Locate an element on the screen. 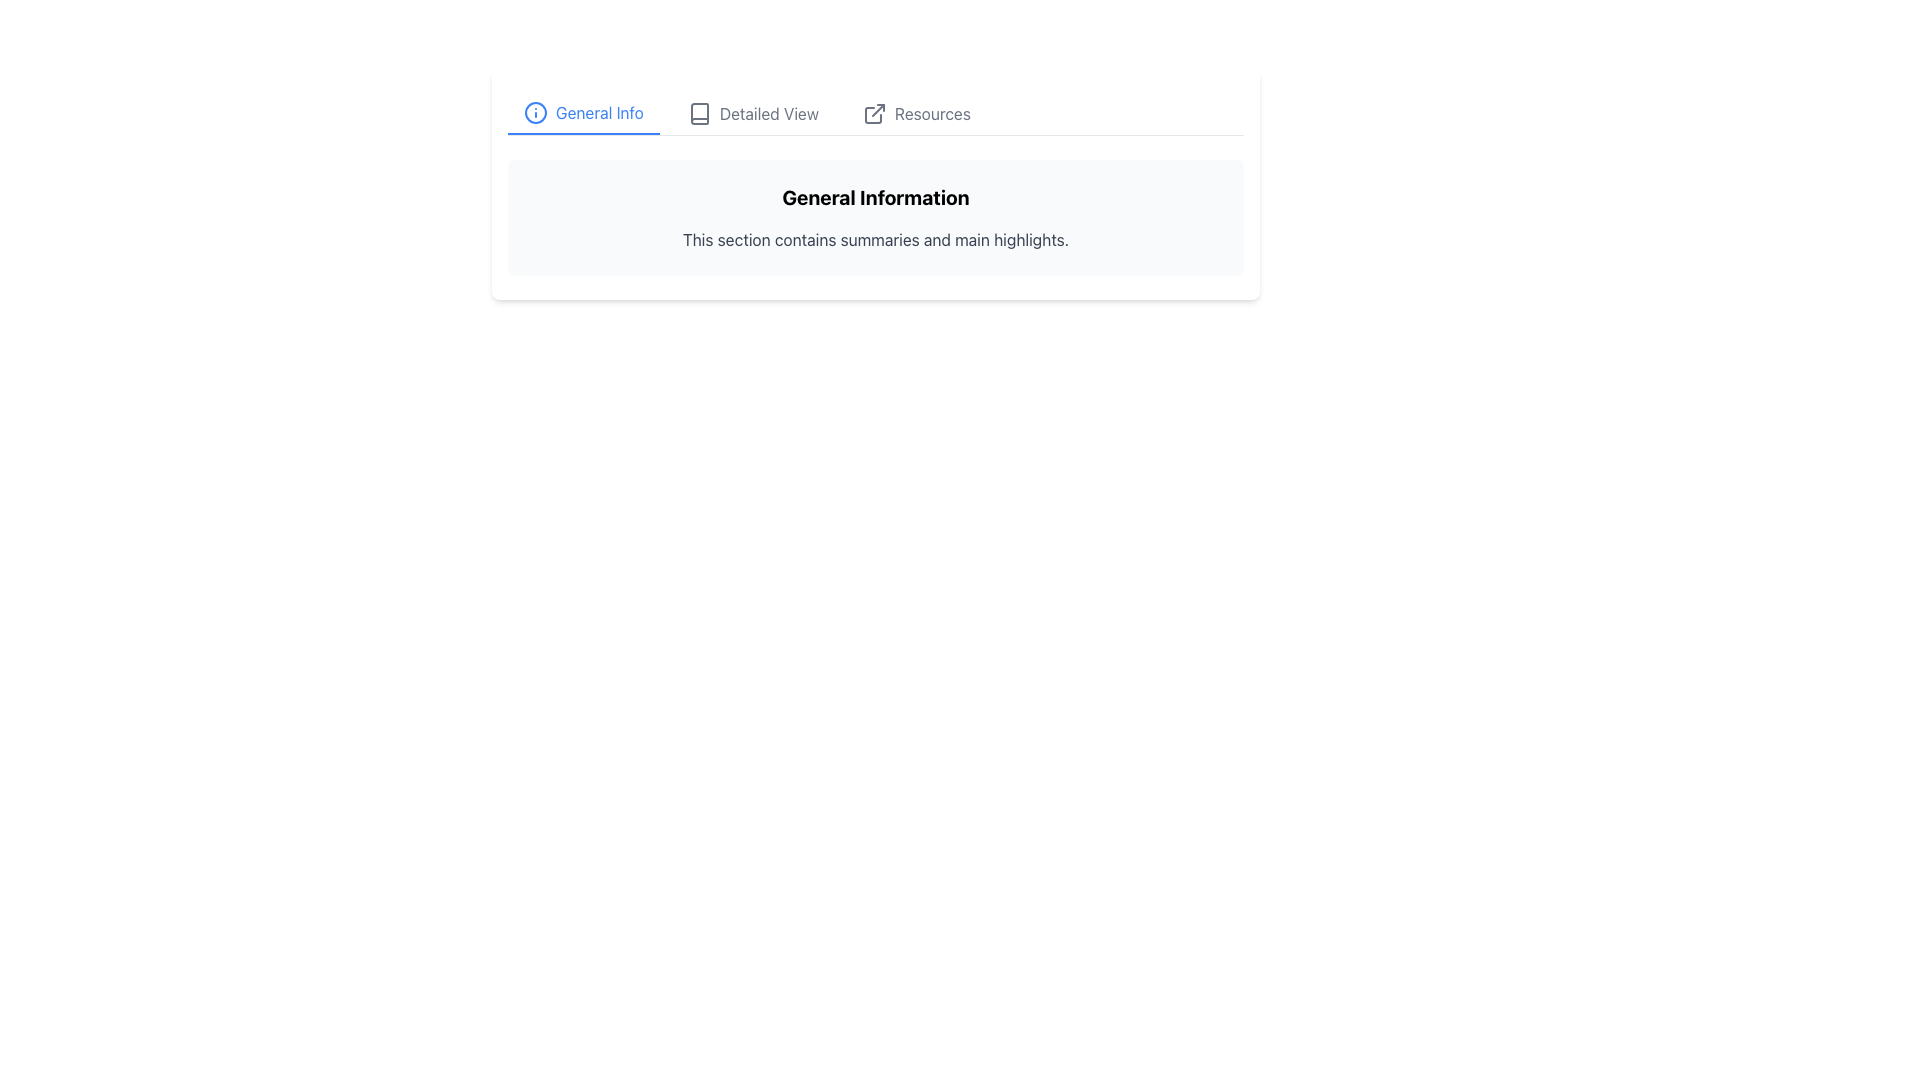 The image size is (1920, 1080). the central circular shape of the SVG Circle located at the top-left corner of the content block, which serves as a visual cue for users is located at coordinates (536, 112).